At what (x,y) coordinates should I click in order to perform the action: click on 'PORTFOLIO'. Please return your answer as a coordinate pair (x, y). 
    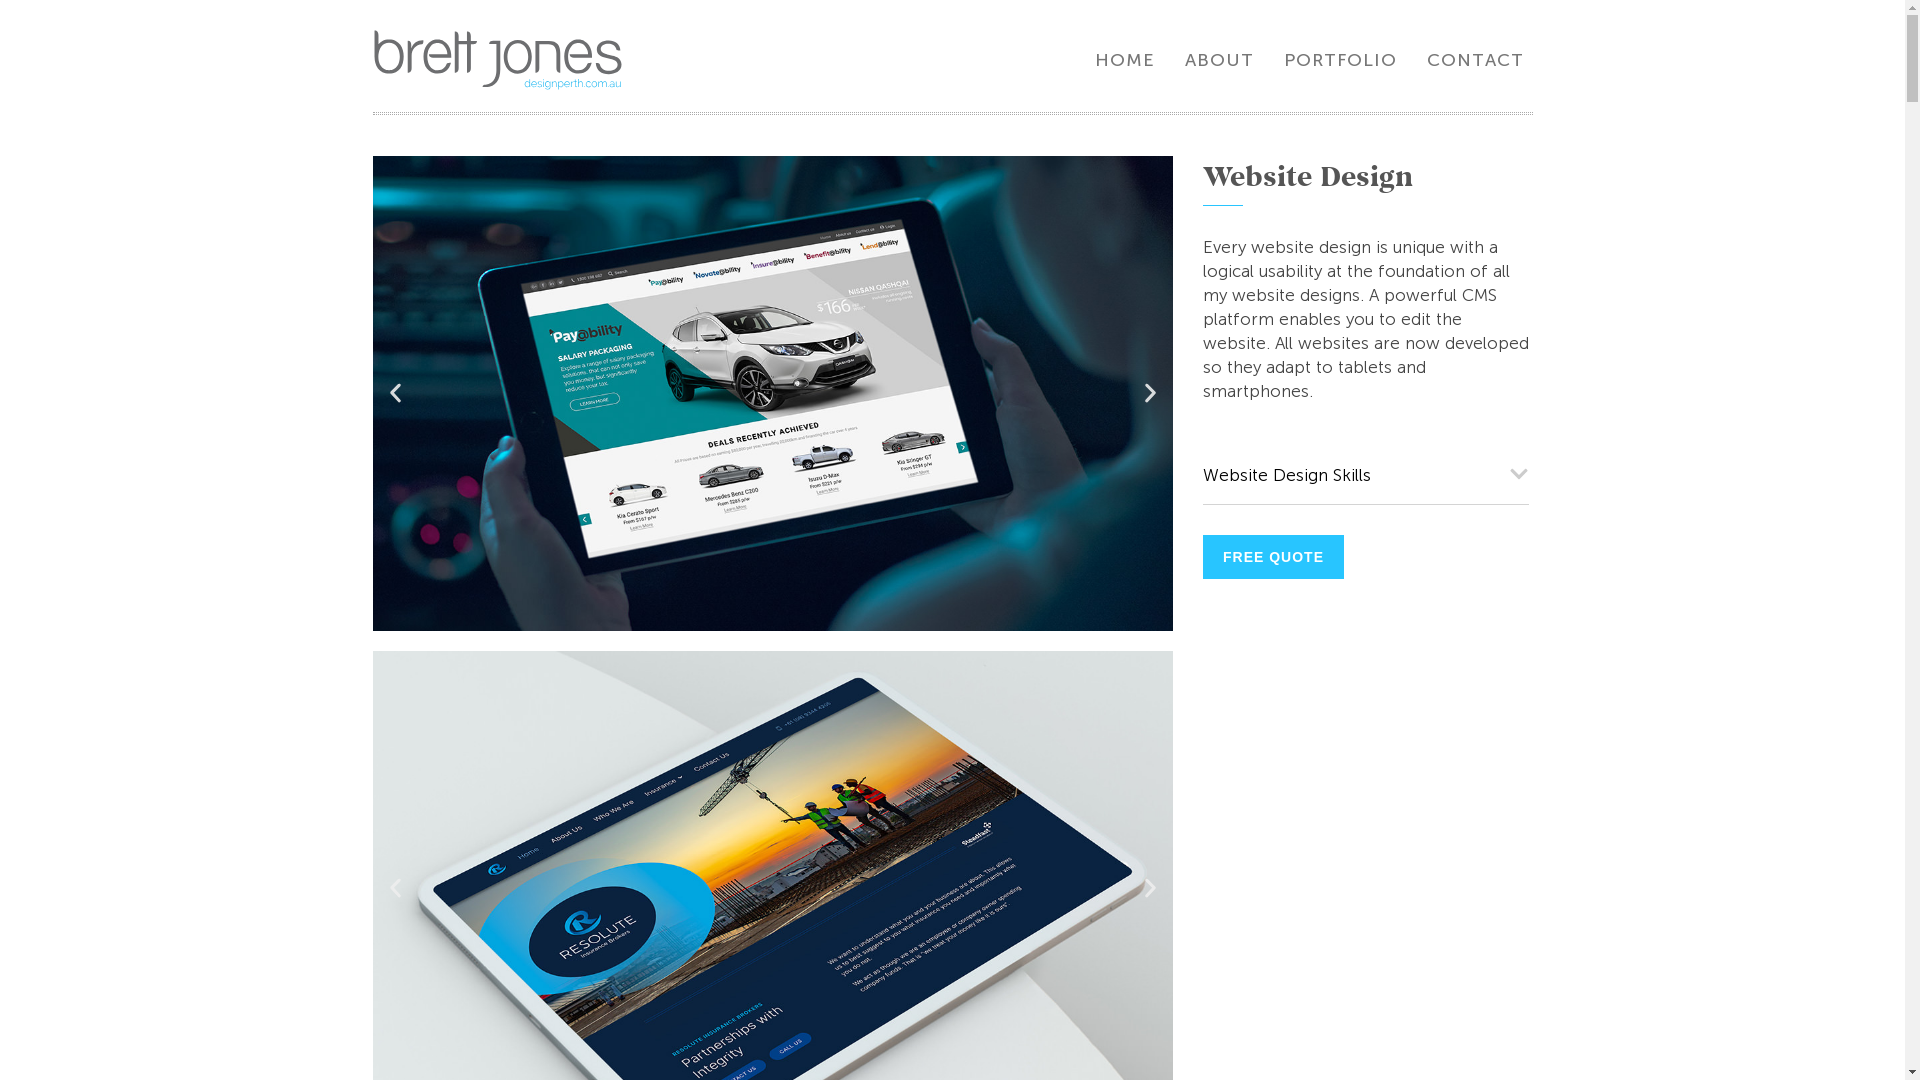
    Looking at the image, I should click on (1283, 59).